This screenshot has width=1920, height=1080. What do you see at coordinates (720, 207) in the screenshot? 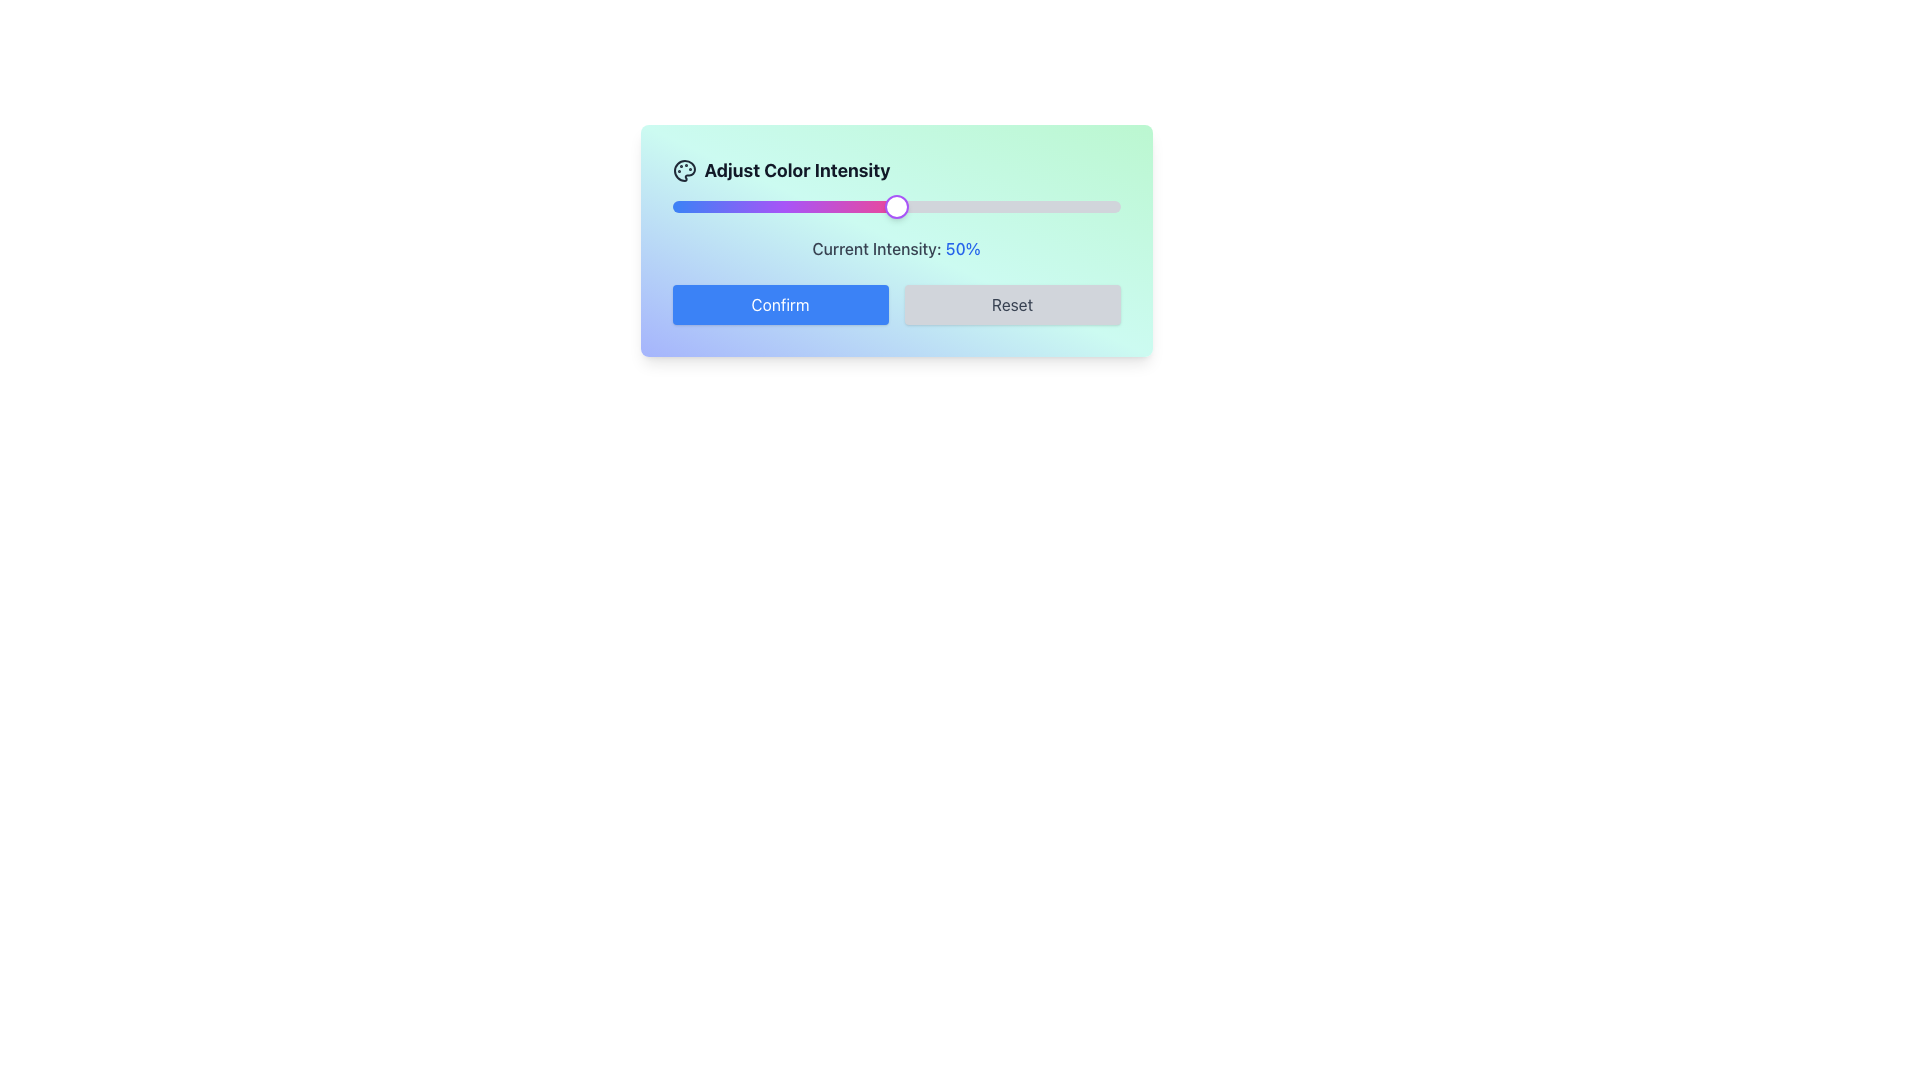
I see `the color intensity` at bounding box center [720, 207].